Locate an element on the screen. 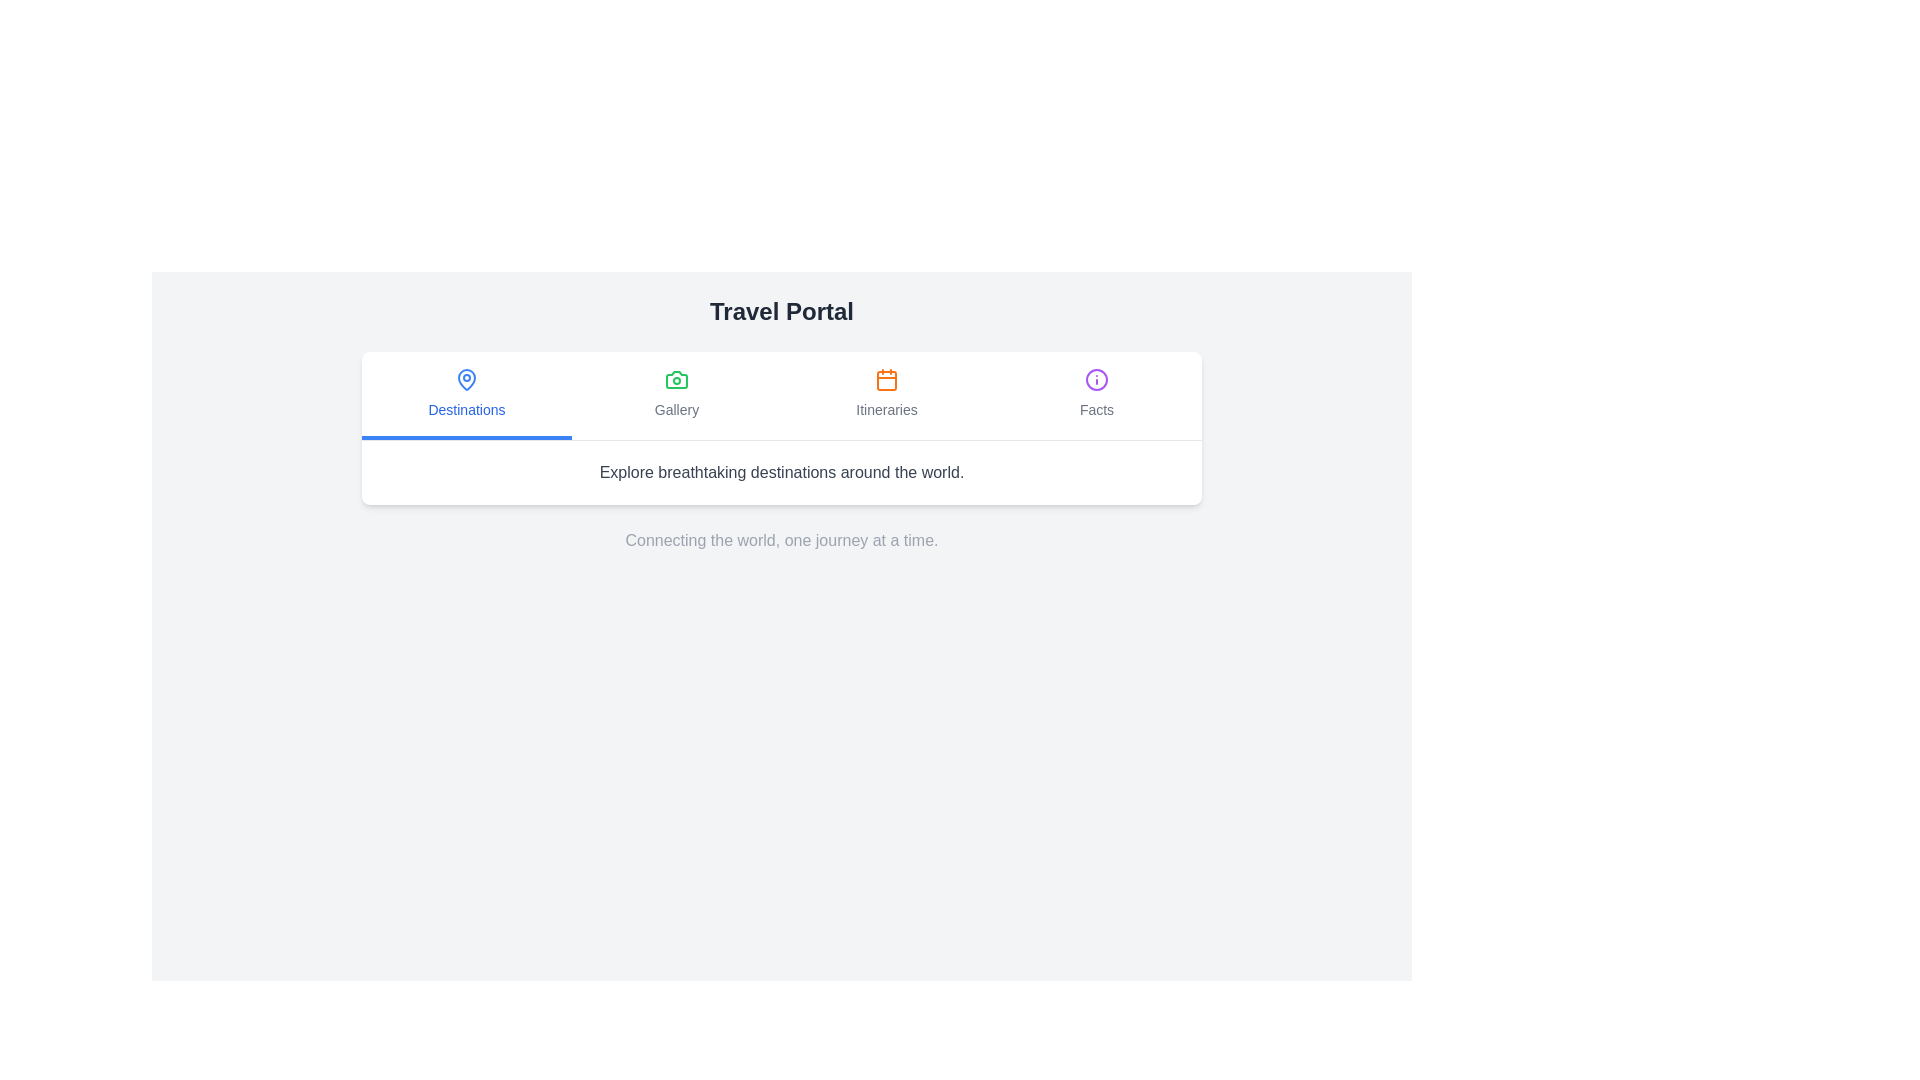 The image size is (1920, 1080). the orange calendar icon located in the 'Itineraries' section of the navigation bar for additional options is located at coordinates (886, 380).